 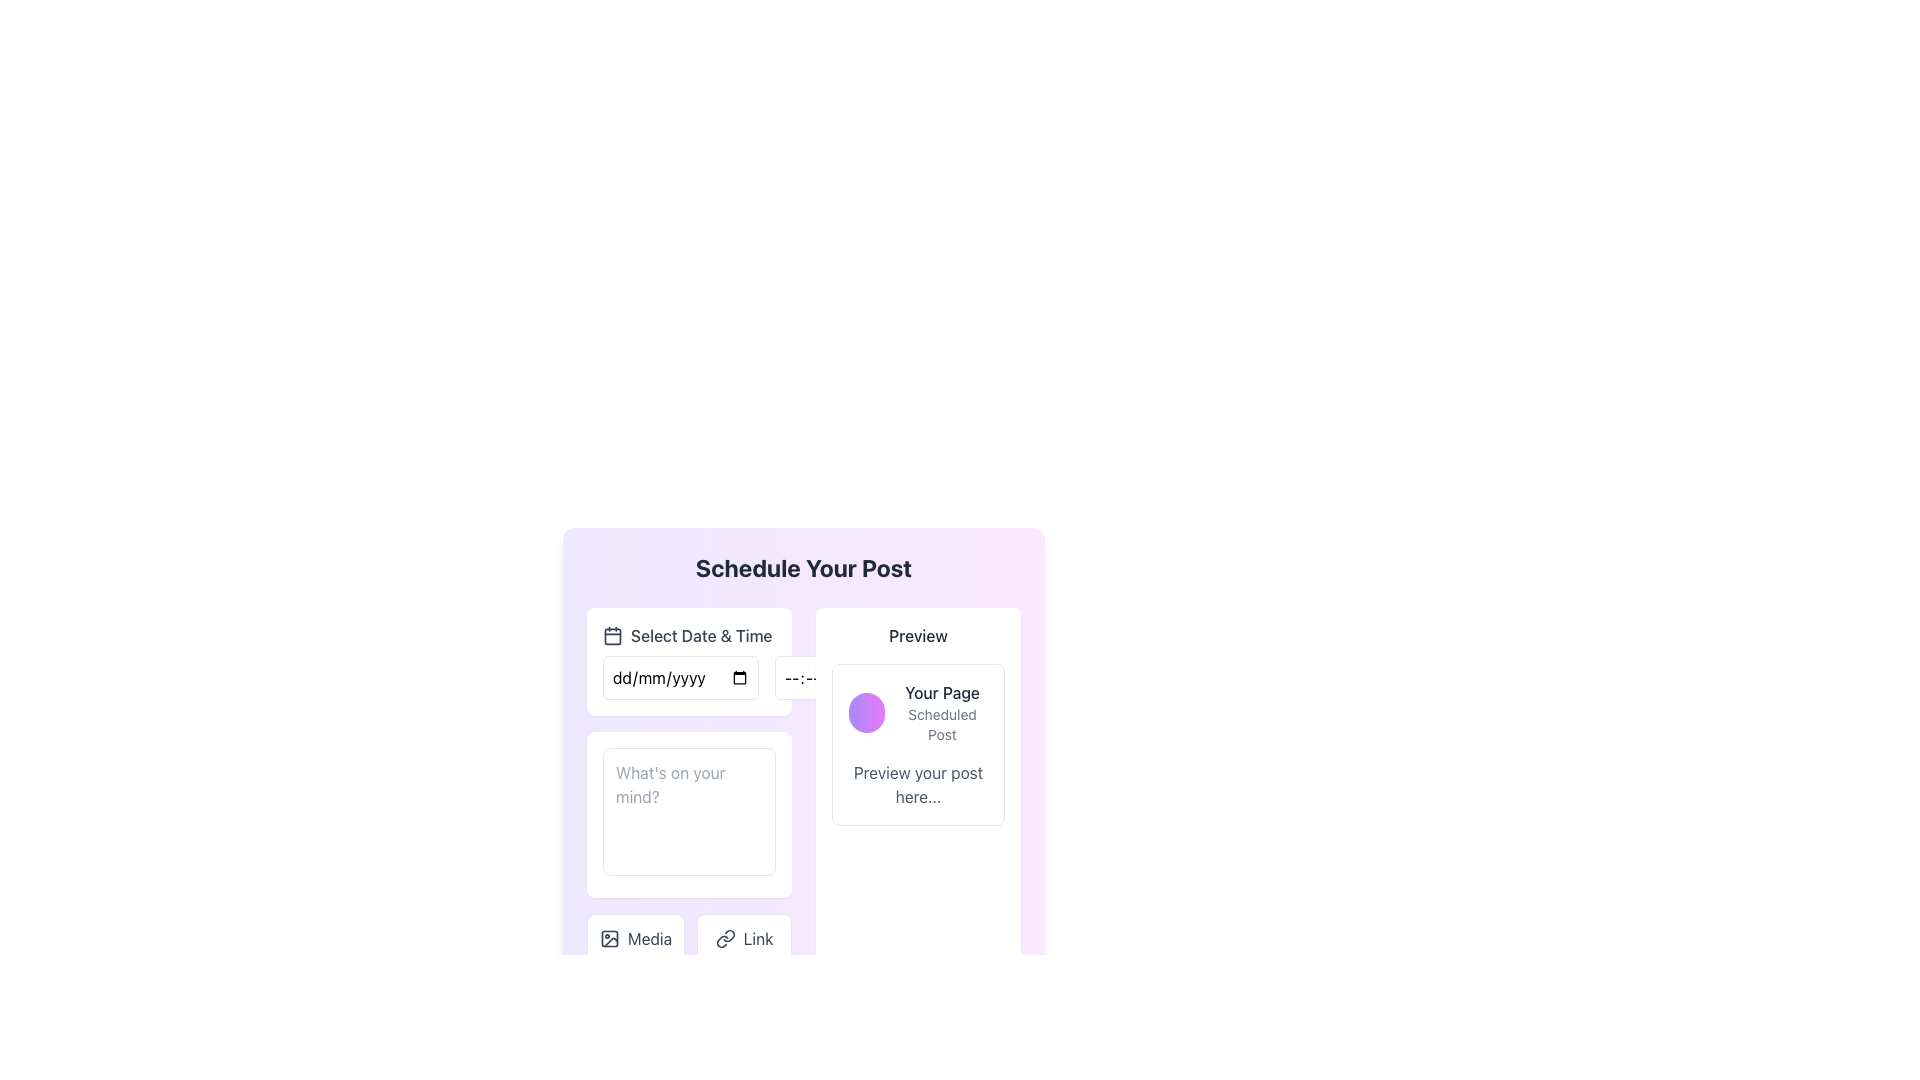 I want to click on the time input field to focus on it and input a time, so click(x=836, y=677).